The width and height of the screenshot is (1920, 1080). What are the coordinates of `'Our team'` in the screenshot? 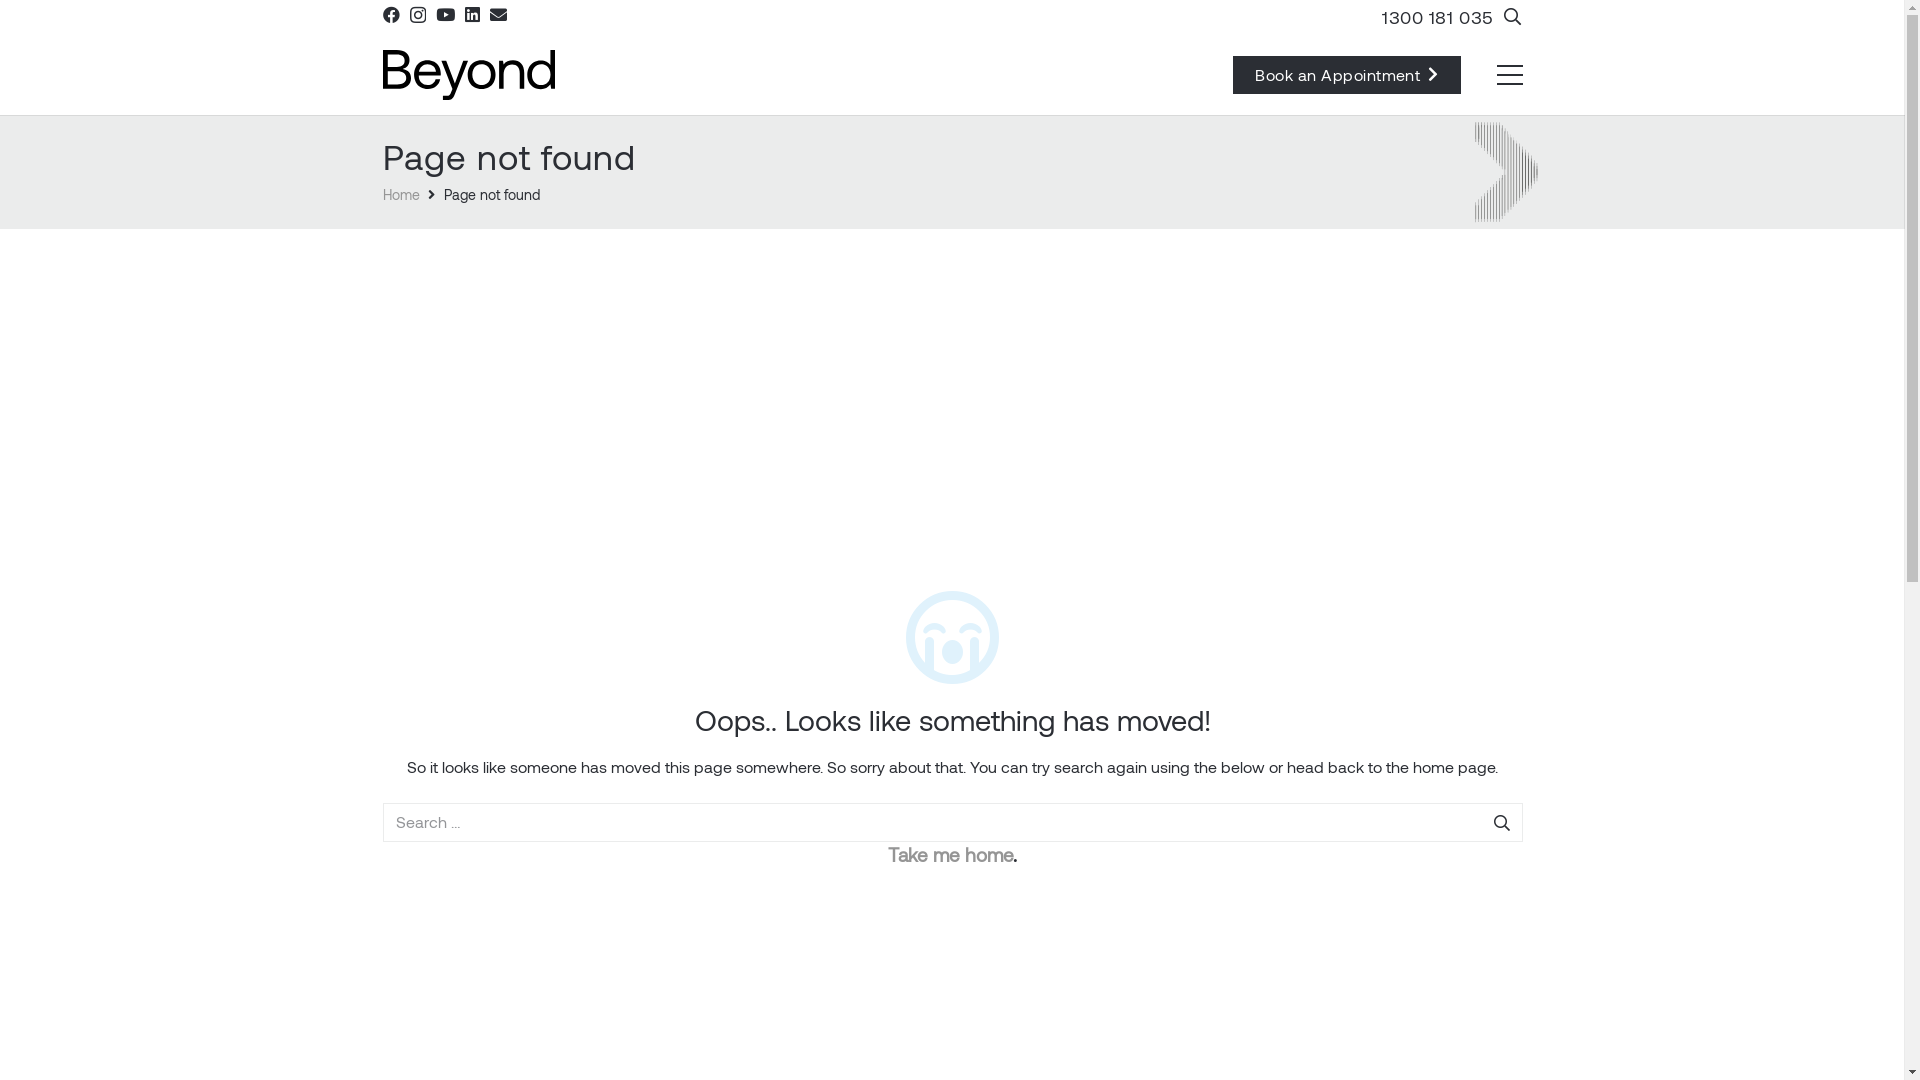 It's located at (411, 912).